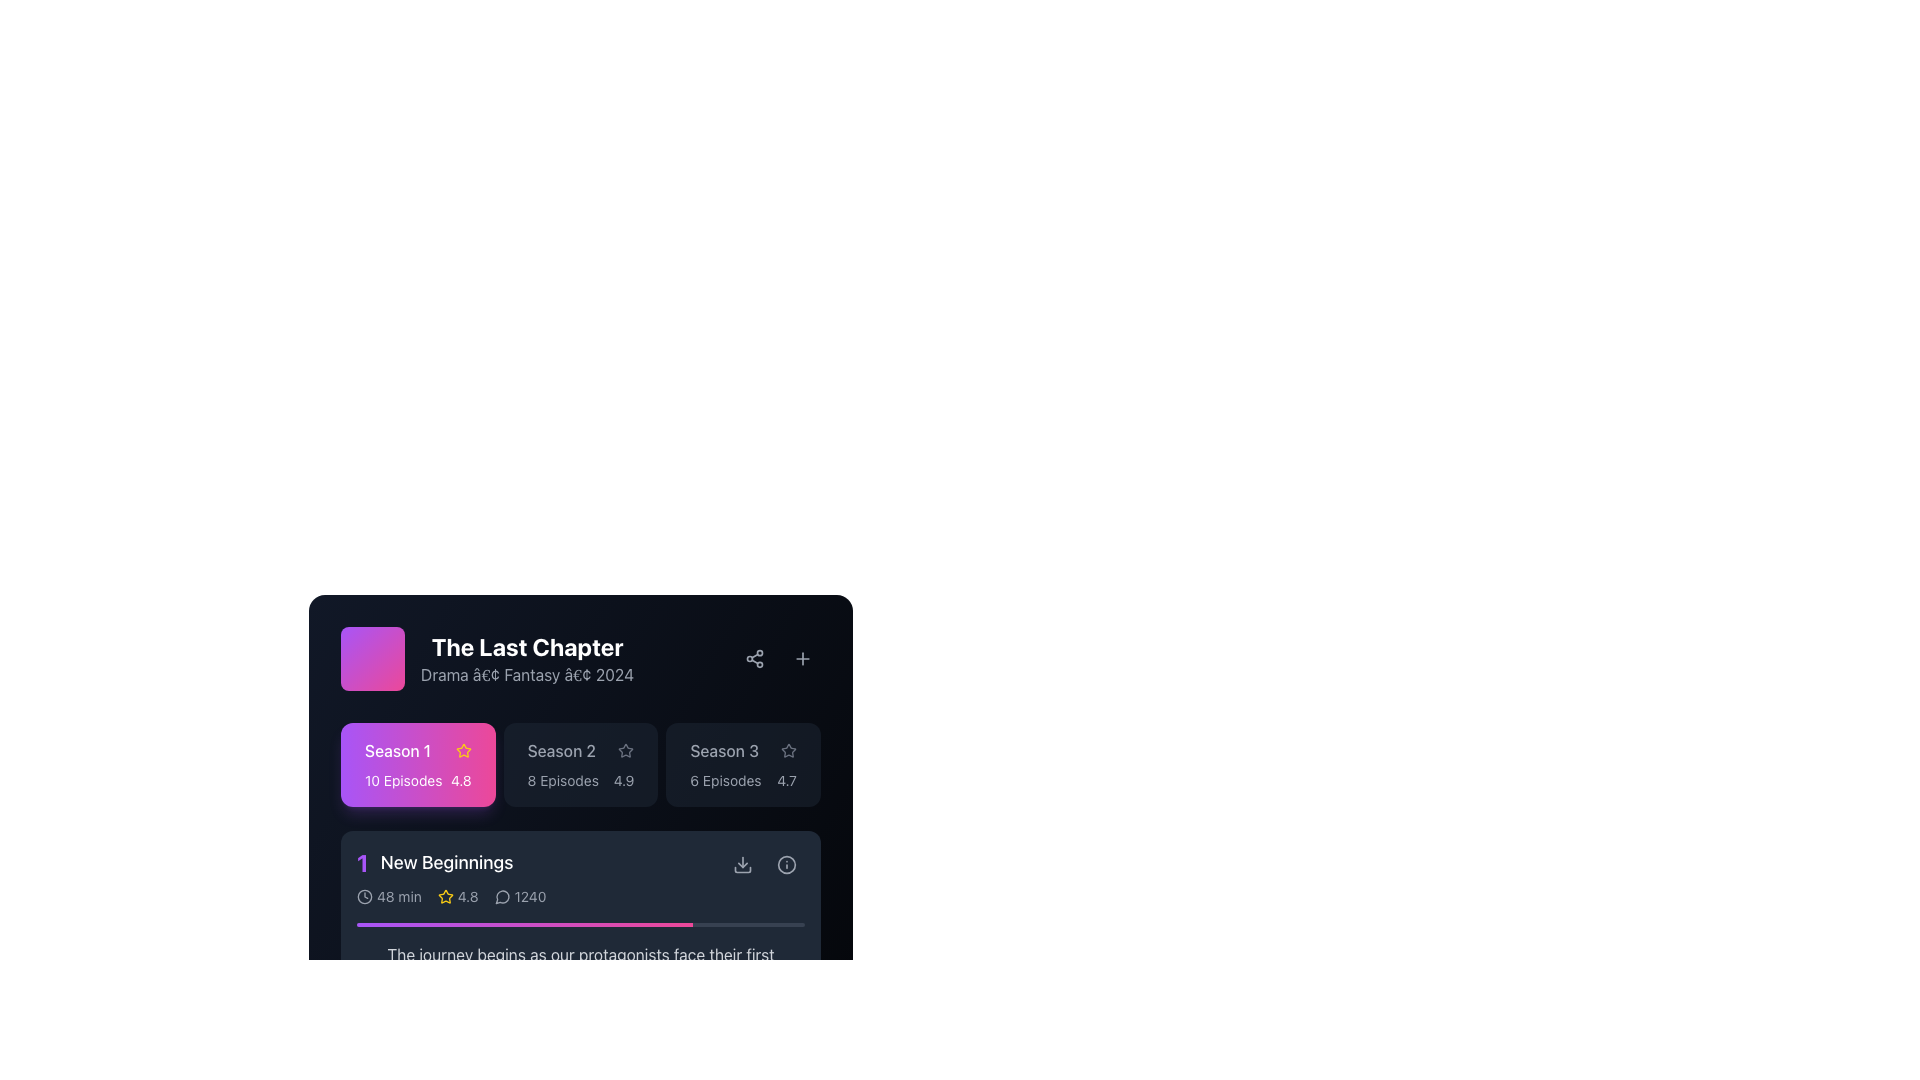  I want to click on the 'Season 2' button, which is a rectangular button with a gradient background and contains the text 'Season 2' and '8 Episodes 4.9', so click(579, 764).